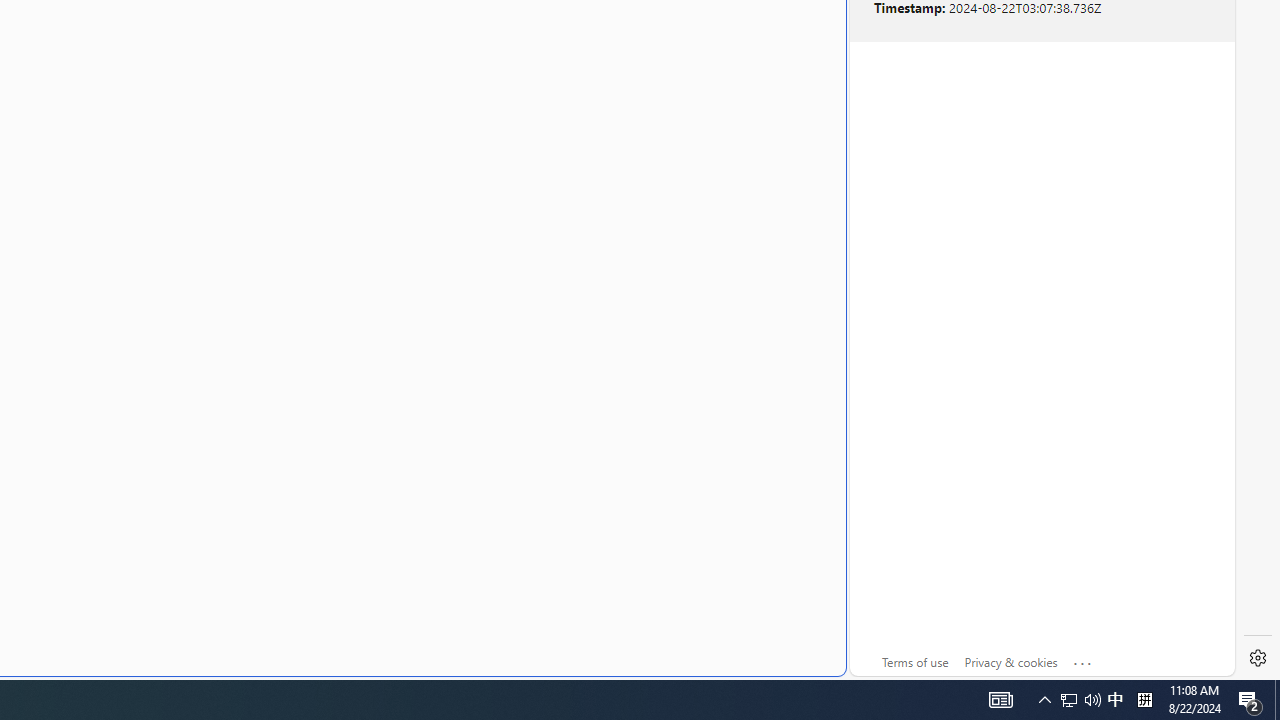  What do you see at coordinates (1257, 658) in the screenshot?
I see `'Settings'` at bounding box center [1257, 658].